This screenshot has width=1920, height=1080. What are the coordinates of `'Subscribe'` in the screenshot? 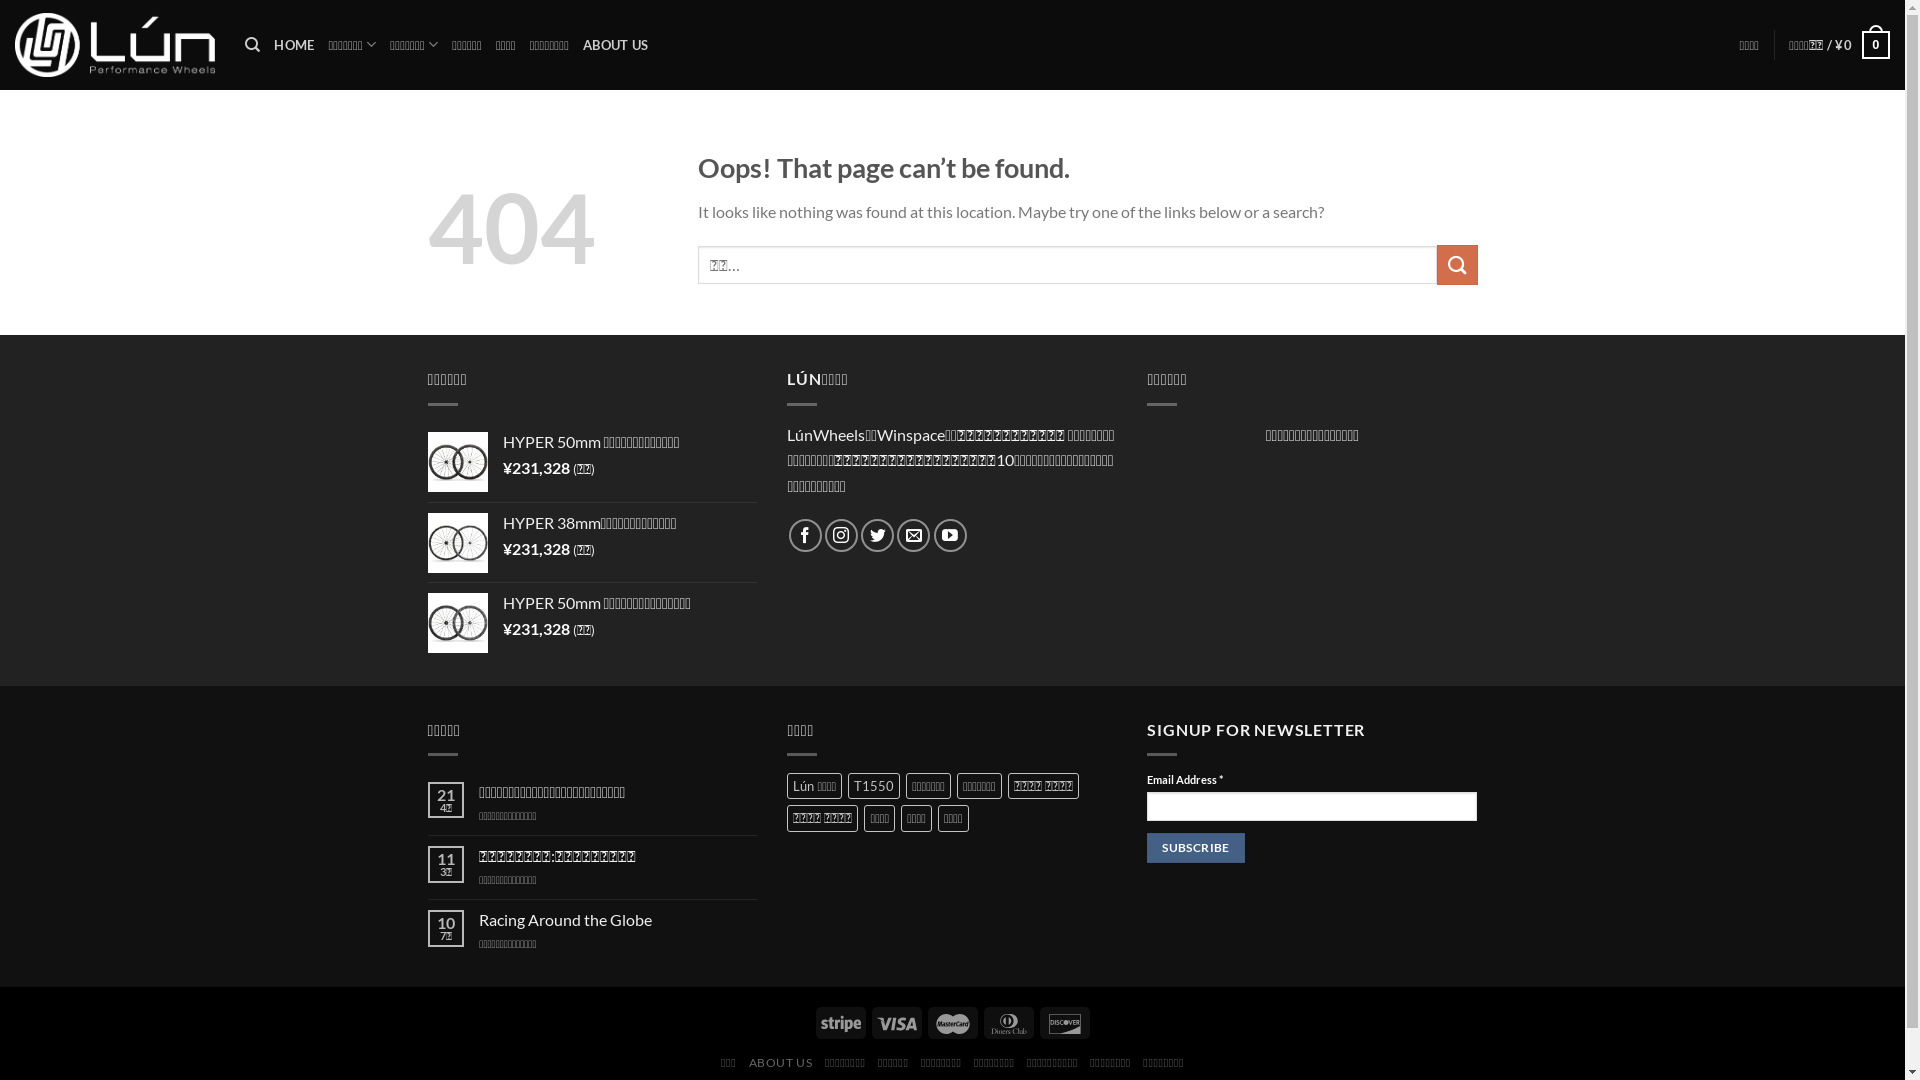 It's located at (1195, 848).